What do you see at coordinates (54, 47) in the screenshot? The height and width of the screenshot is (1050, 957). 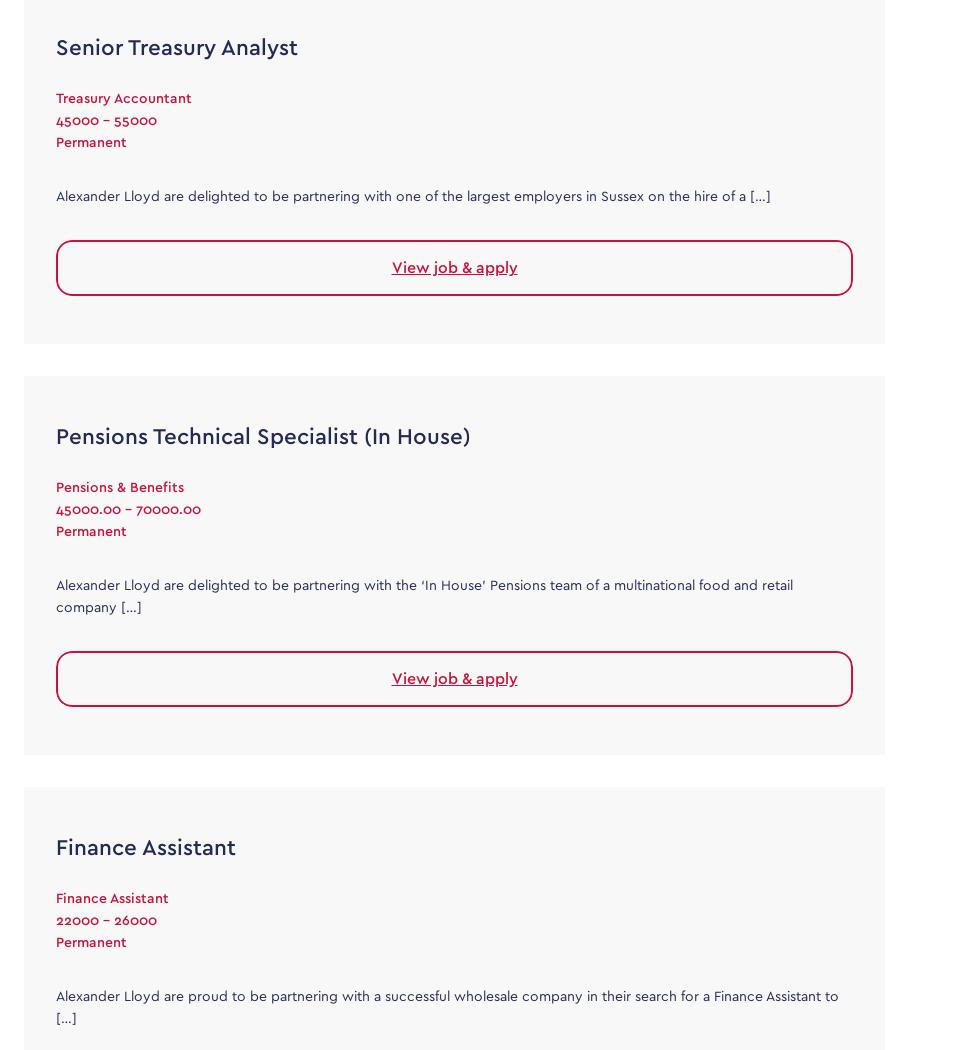 I see `'Senior Treasury Analyst'` at bounding box center [54, 47].